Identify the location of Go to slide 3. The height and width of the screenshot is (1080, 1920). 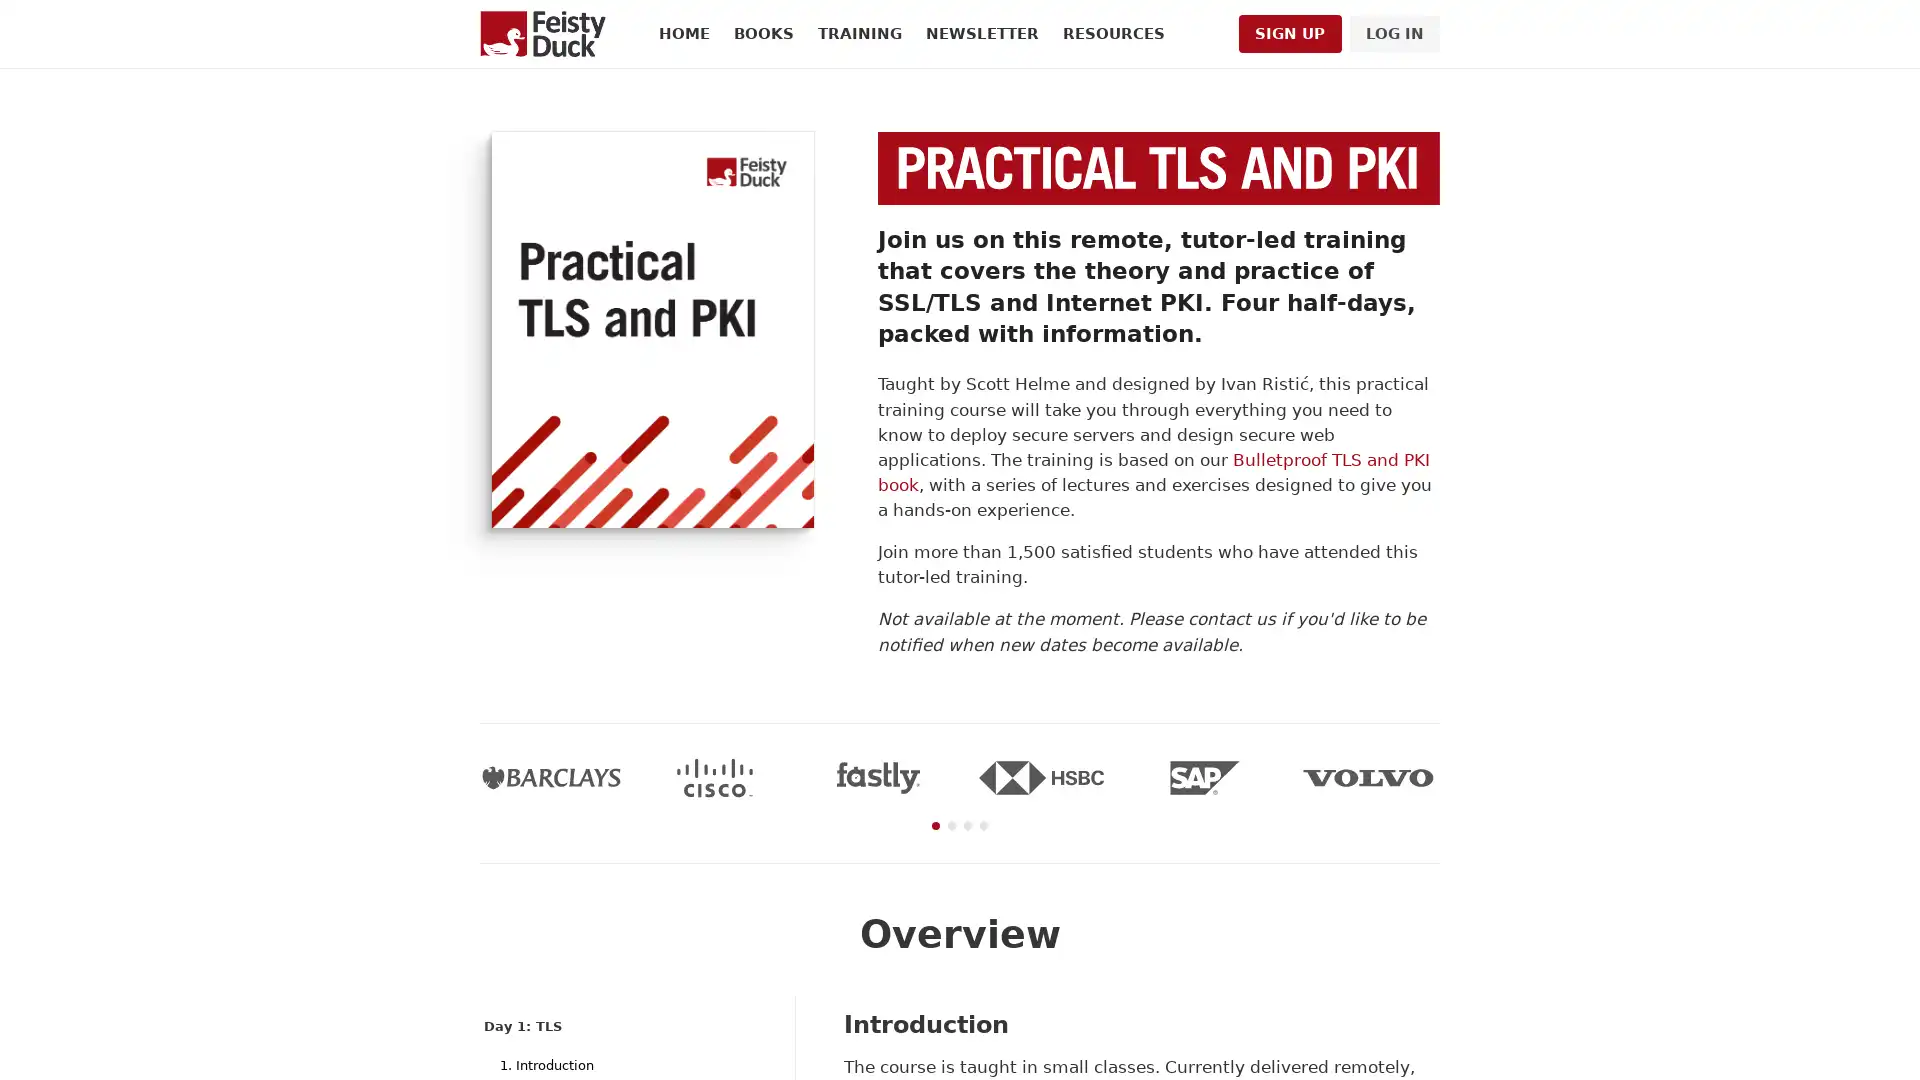
(968, 825).